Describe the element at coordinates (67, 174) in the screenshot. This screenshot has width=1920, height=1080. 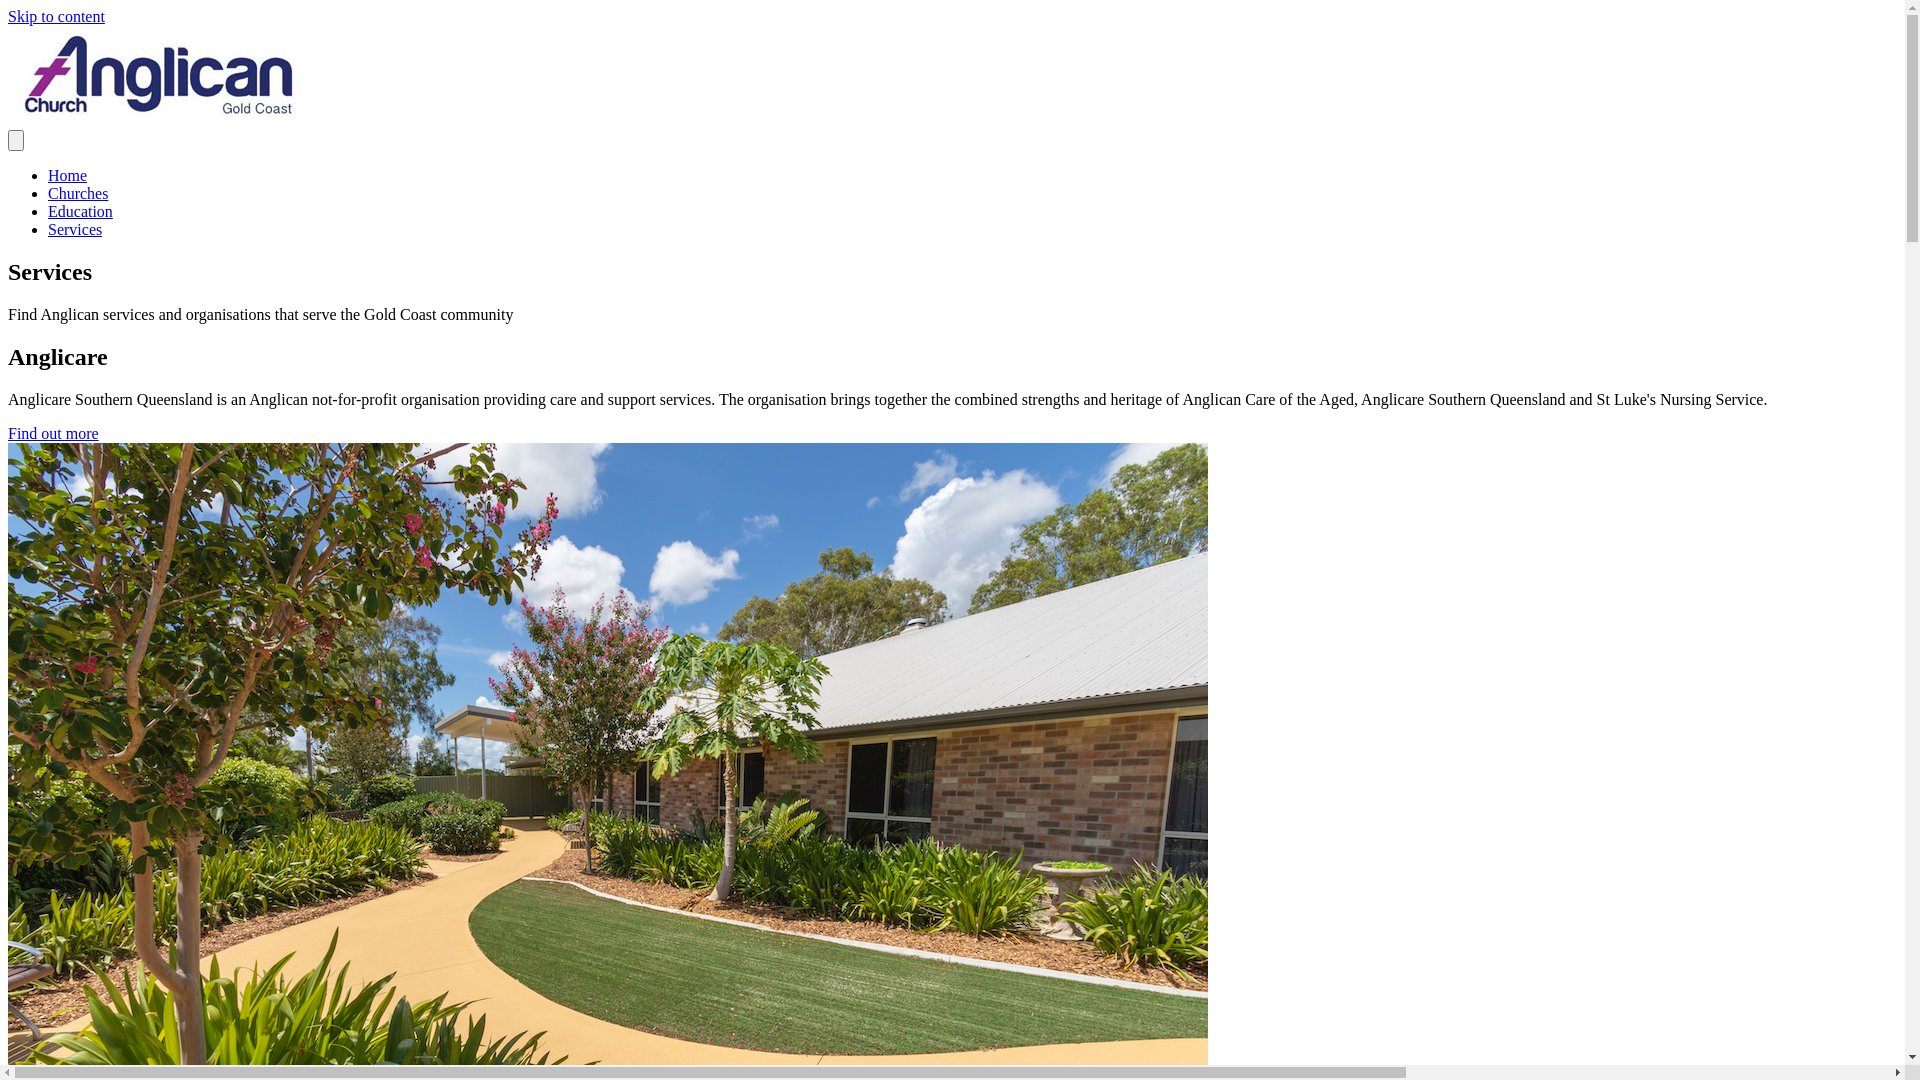
I see `'Home'` at that location.